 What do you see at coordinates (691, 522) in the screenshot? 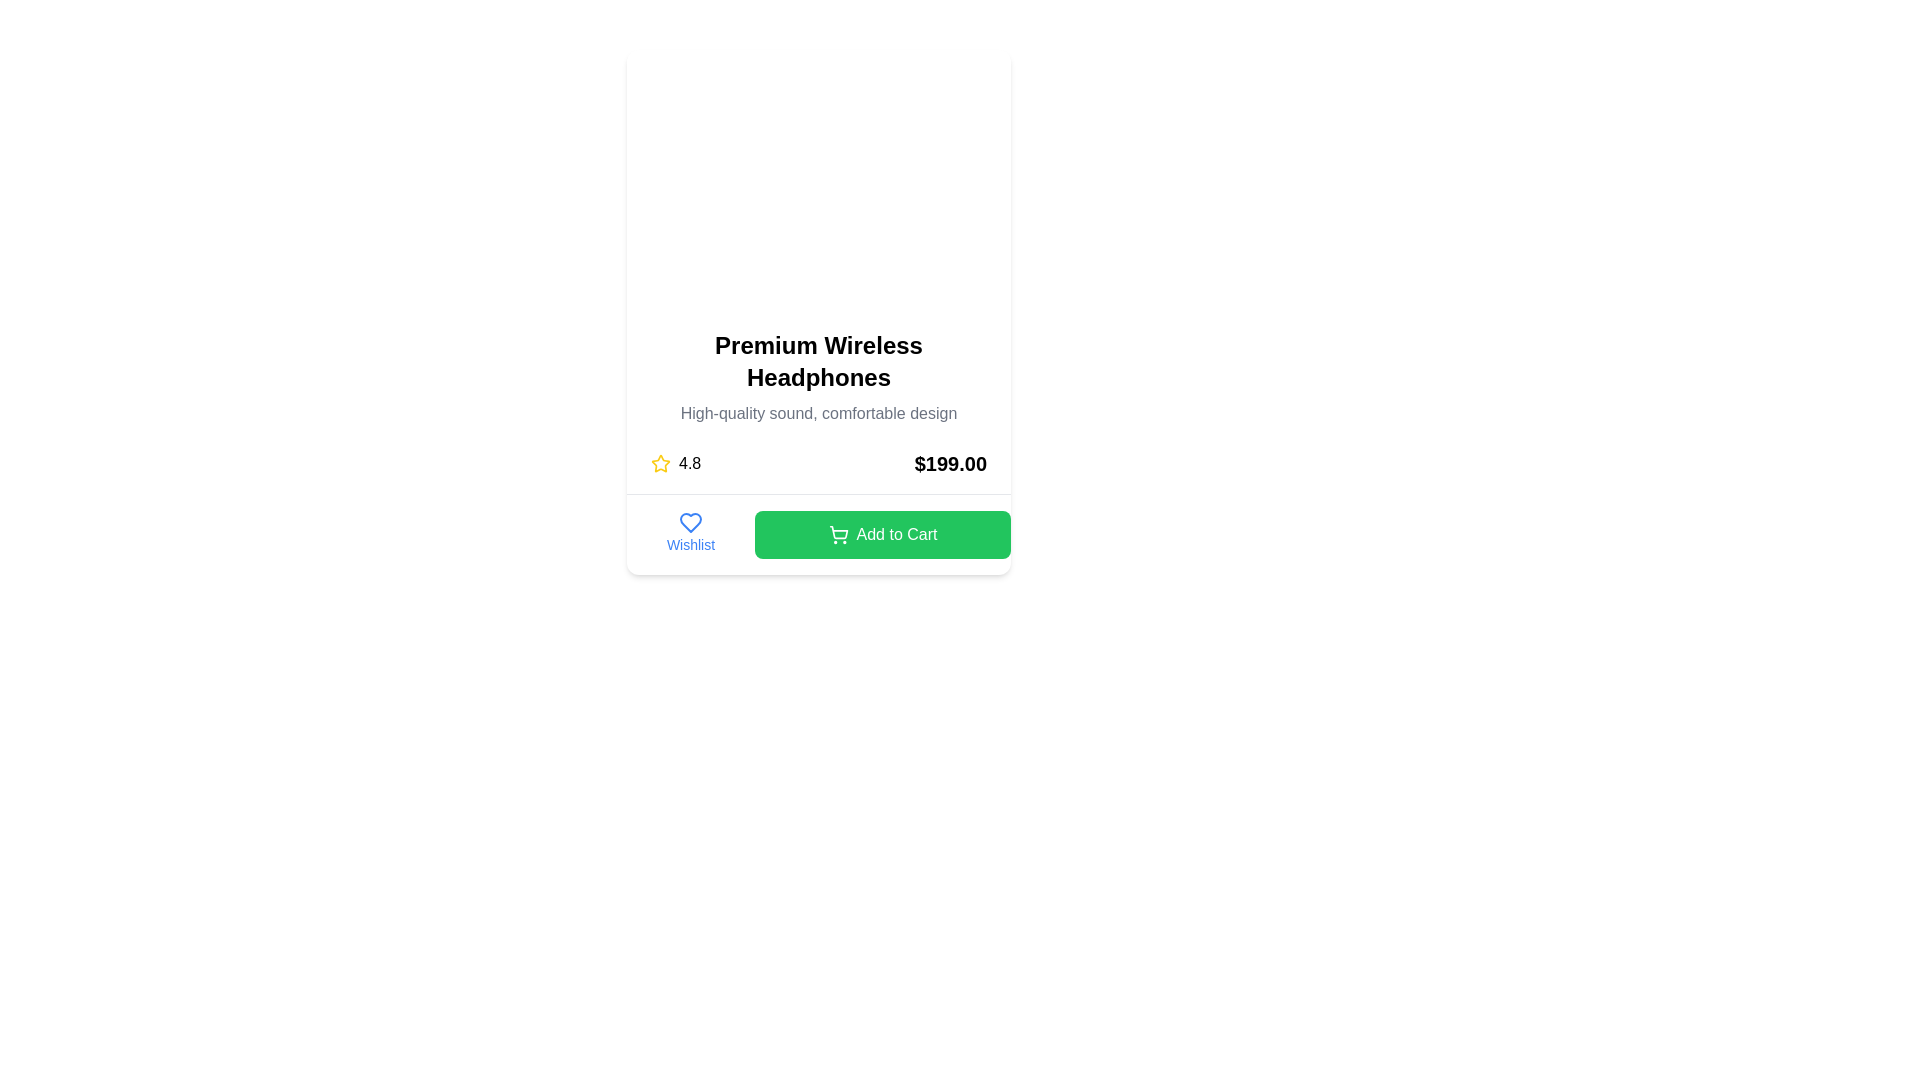
I see `to select the blue outlined heart-shaped icon located above the 'Wishlist' text in the bottom-left corner of the product card` at bounding box center [691, 522].